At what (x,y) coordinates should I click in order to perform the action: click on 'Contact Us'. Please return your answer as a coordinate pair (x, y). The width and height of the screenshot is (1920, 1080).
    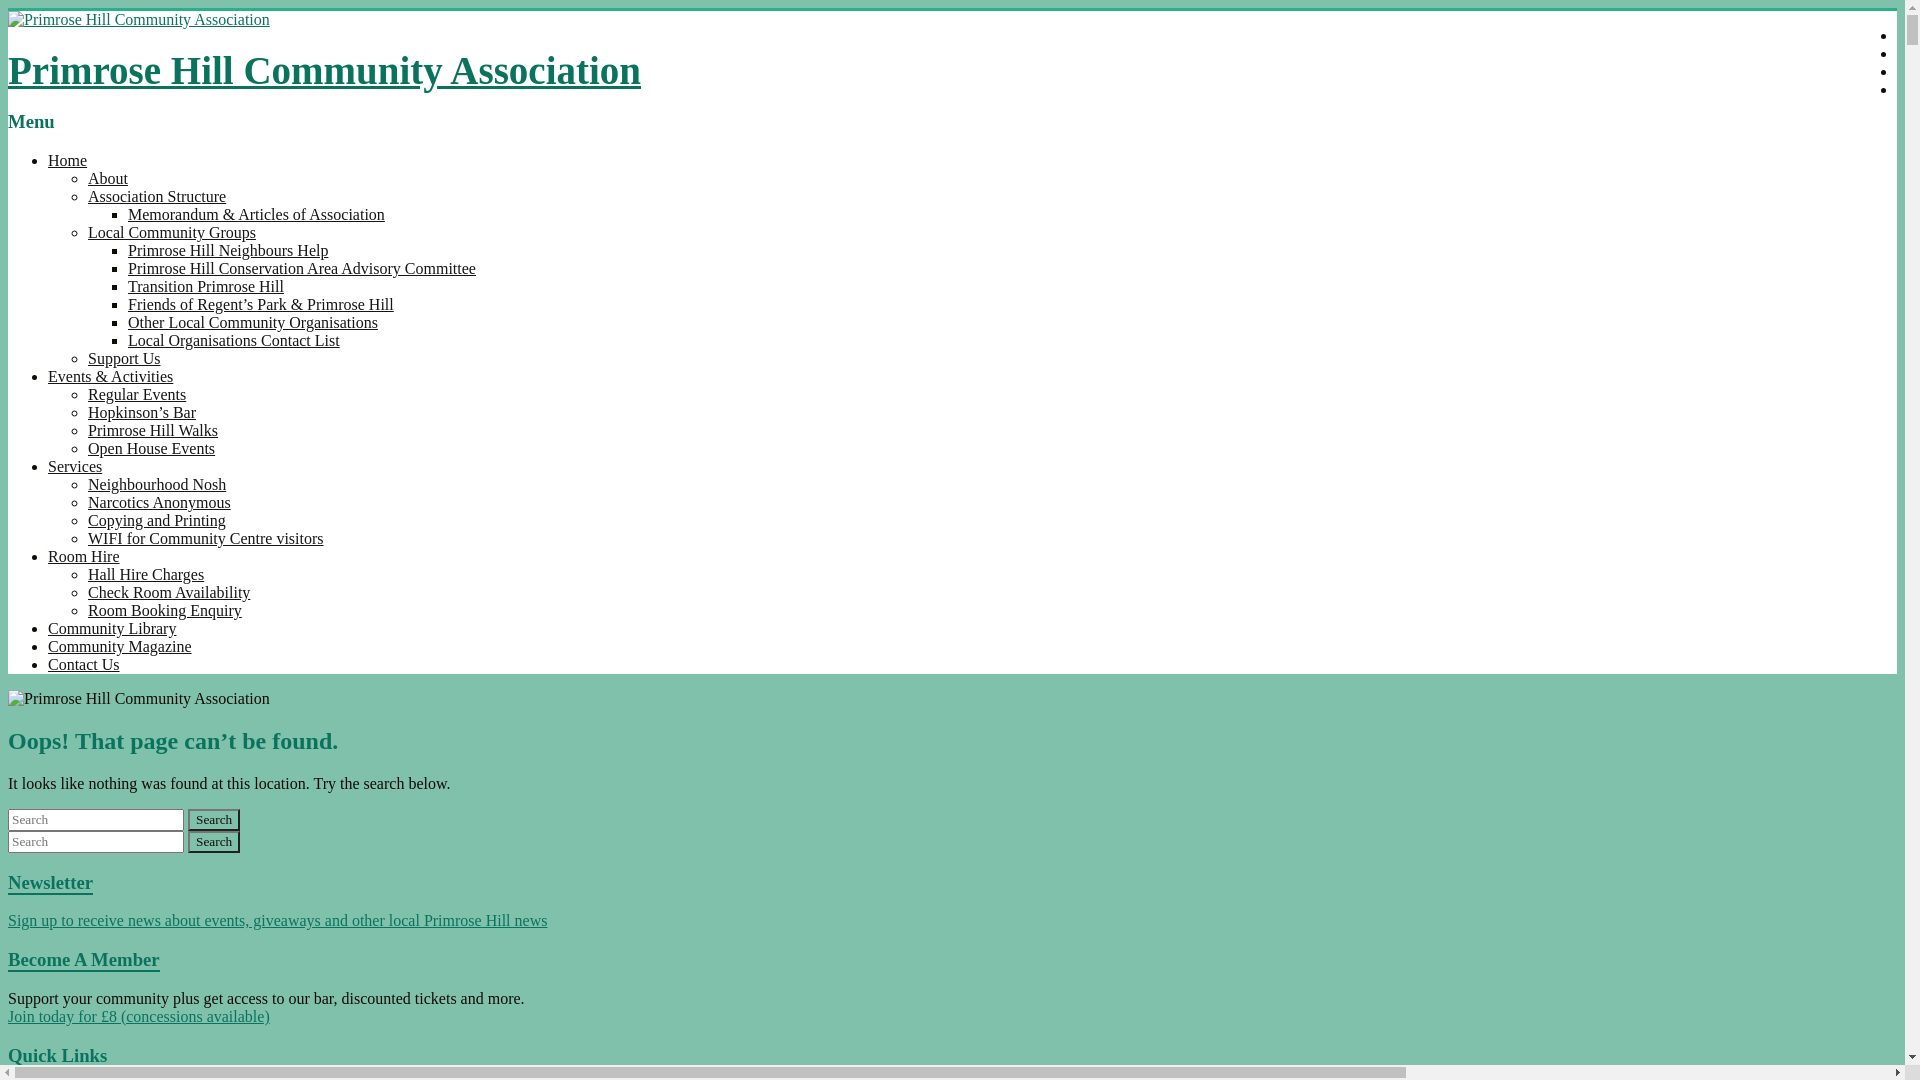
    Looking at the image, I should click on (82, 664).